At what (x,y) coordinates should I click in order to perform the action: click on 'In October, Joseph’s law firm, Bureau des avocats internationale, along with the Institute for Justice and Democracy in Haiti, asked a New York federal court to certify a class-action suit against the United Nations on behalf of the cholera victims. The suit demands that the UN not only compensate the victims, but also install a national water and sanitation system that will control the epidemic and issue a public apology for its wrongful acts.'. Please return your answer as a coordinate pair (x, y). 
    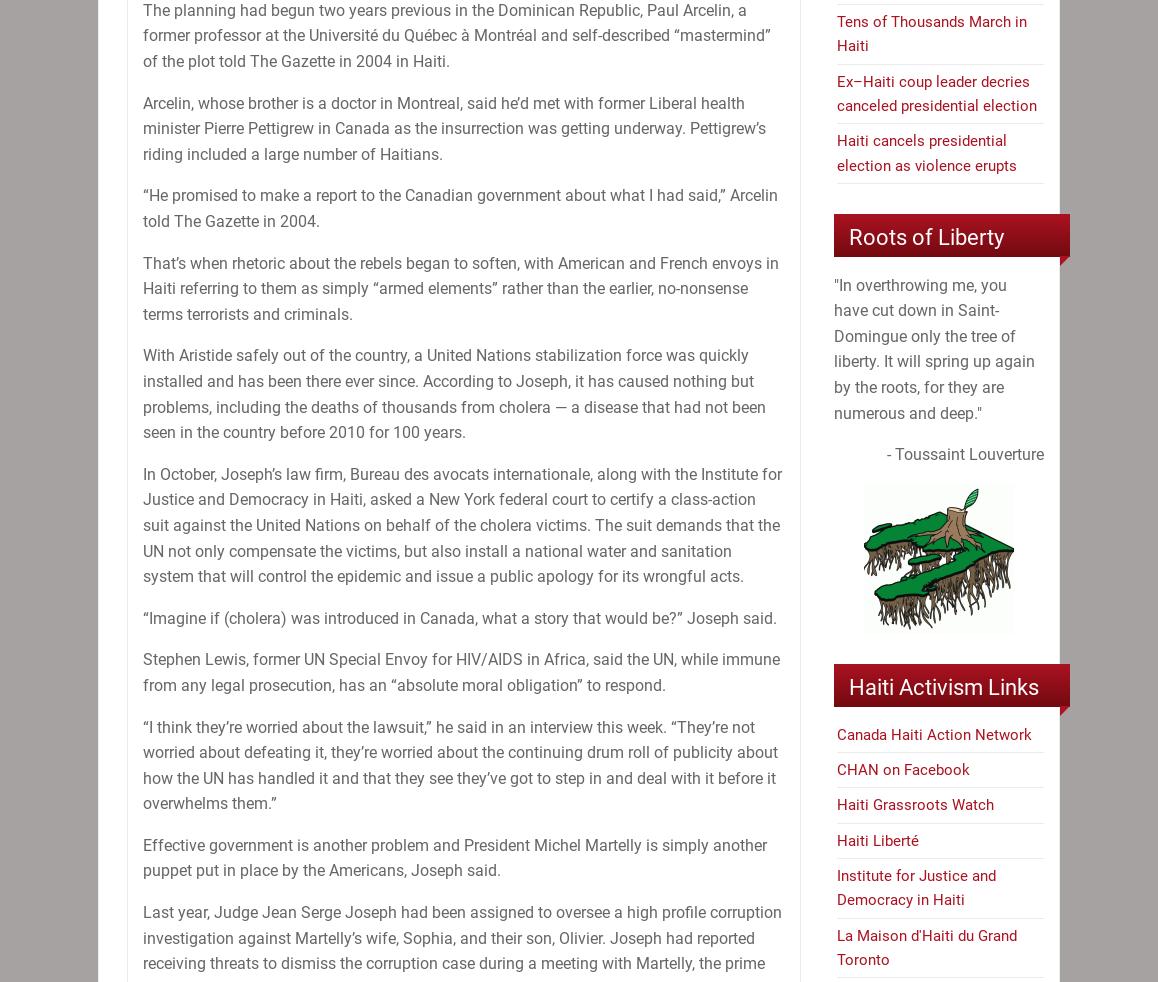
    Looking at the image, I should click on (462, 523).